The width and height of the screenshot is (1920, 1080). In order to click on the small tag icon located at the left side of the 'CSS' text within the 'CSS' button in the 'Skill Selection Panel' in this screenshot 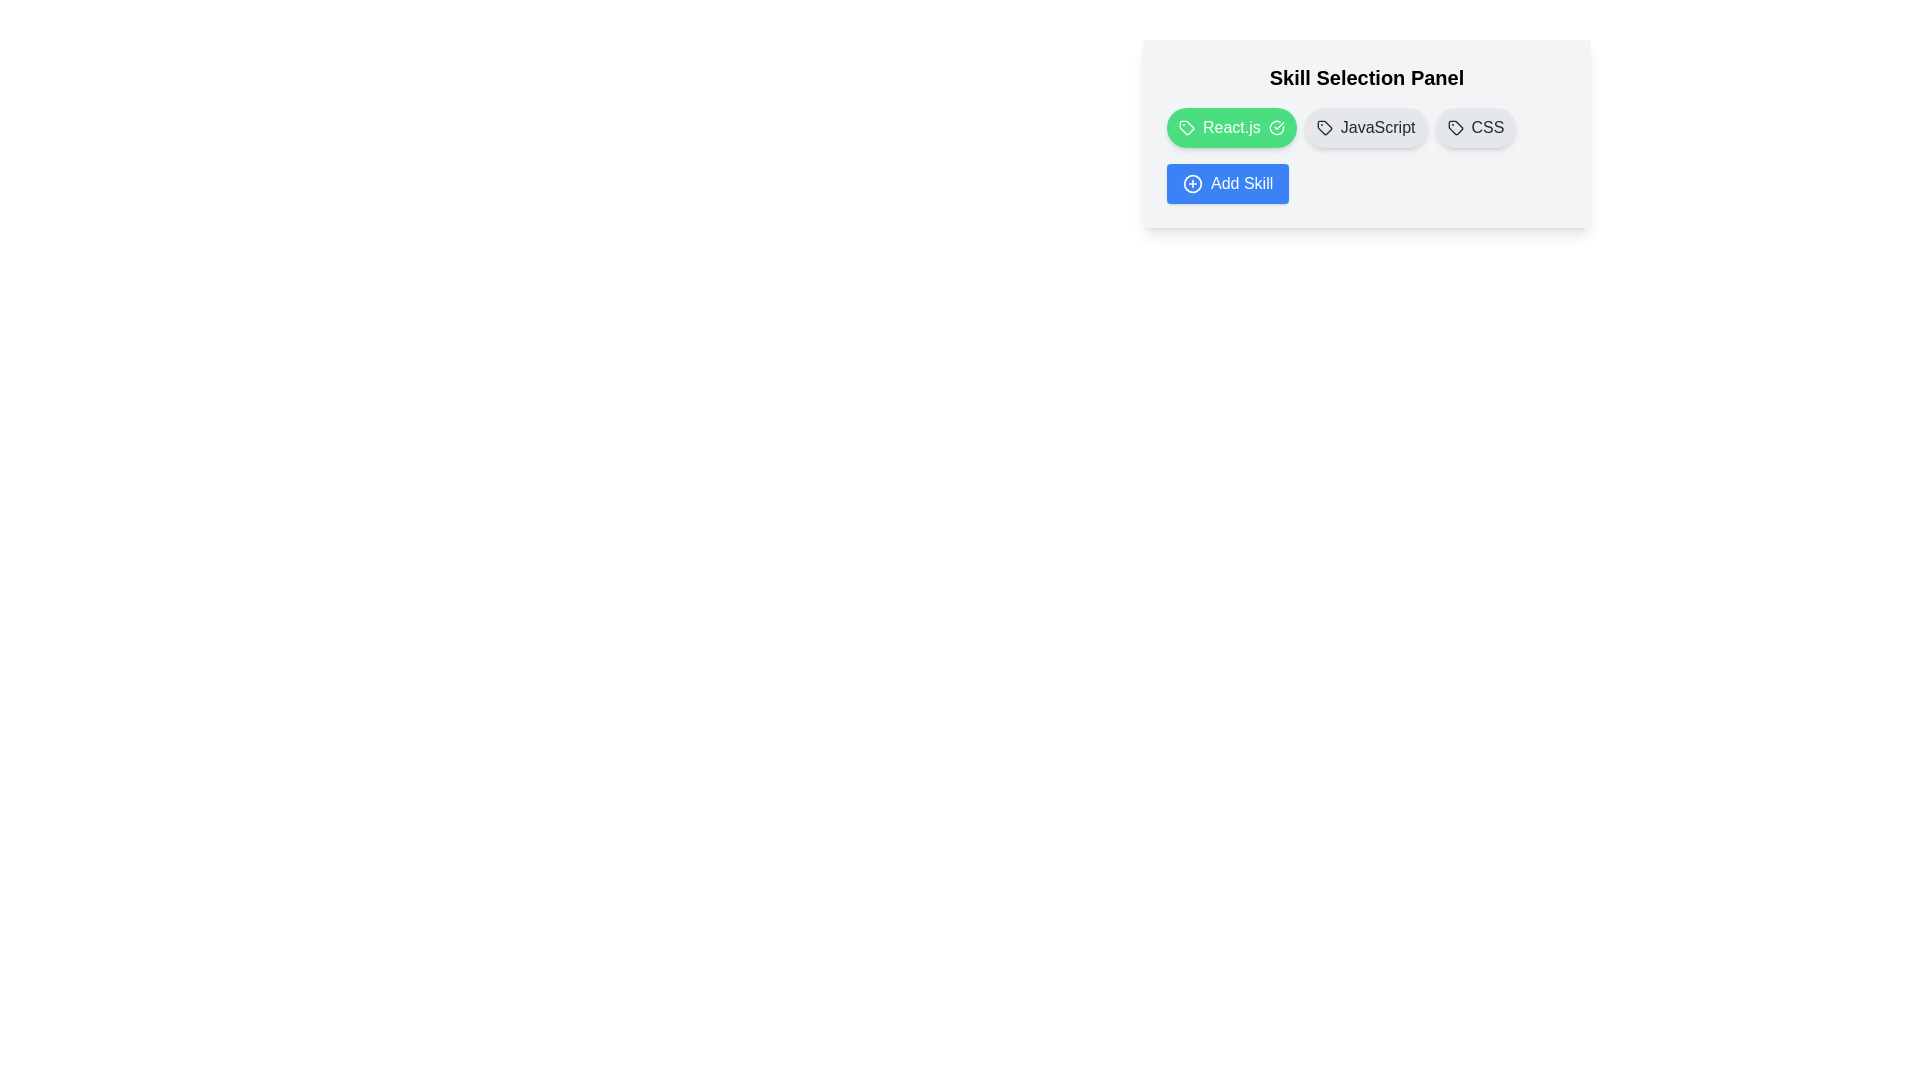, I will do `click(1455, 127)`.